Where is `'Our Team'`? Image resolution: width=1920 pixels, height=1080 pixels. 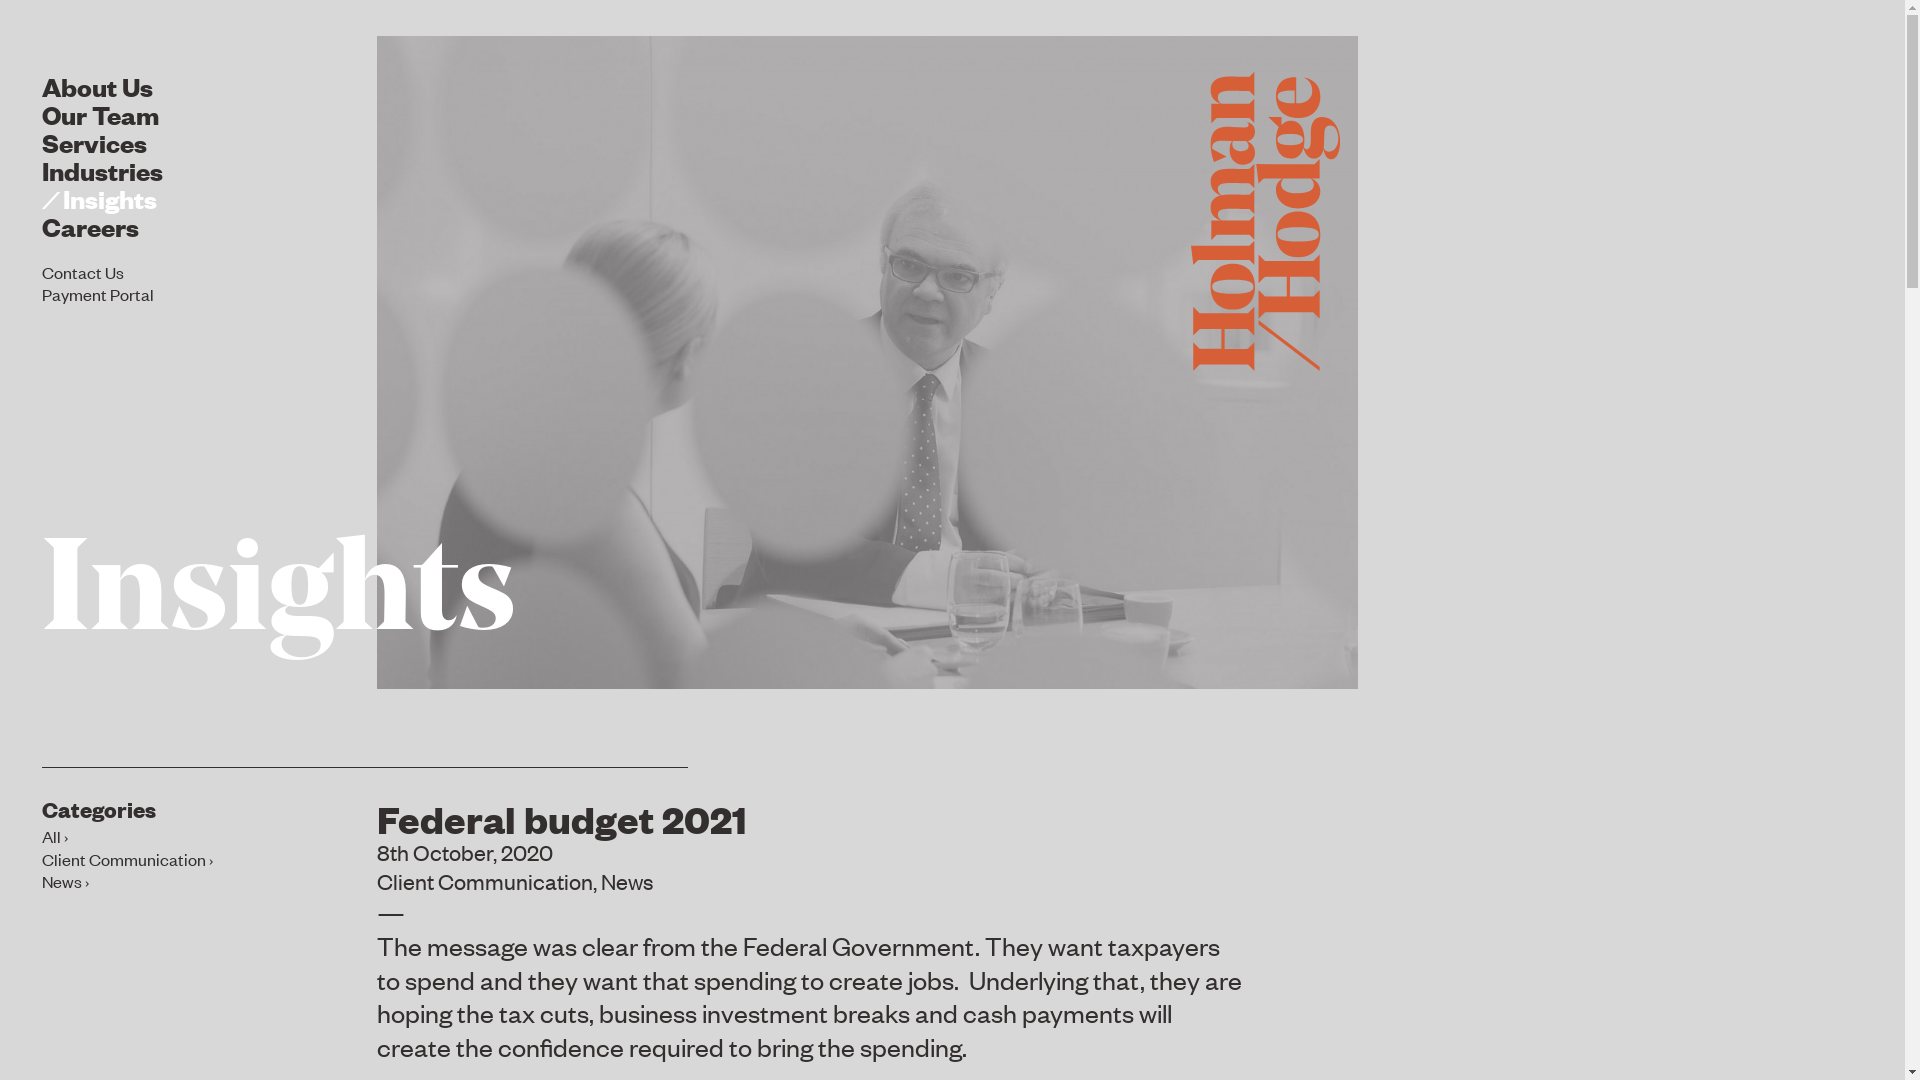 'Our Team' is located at coordinates (99, 113).